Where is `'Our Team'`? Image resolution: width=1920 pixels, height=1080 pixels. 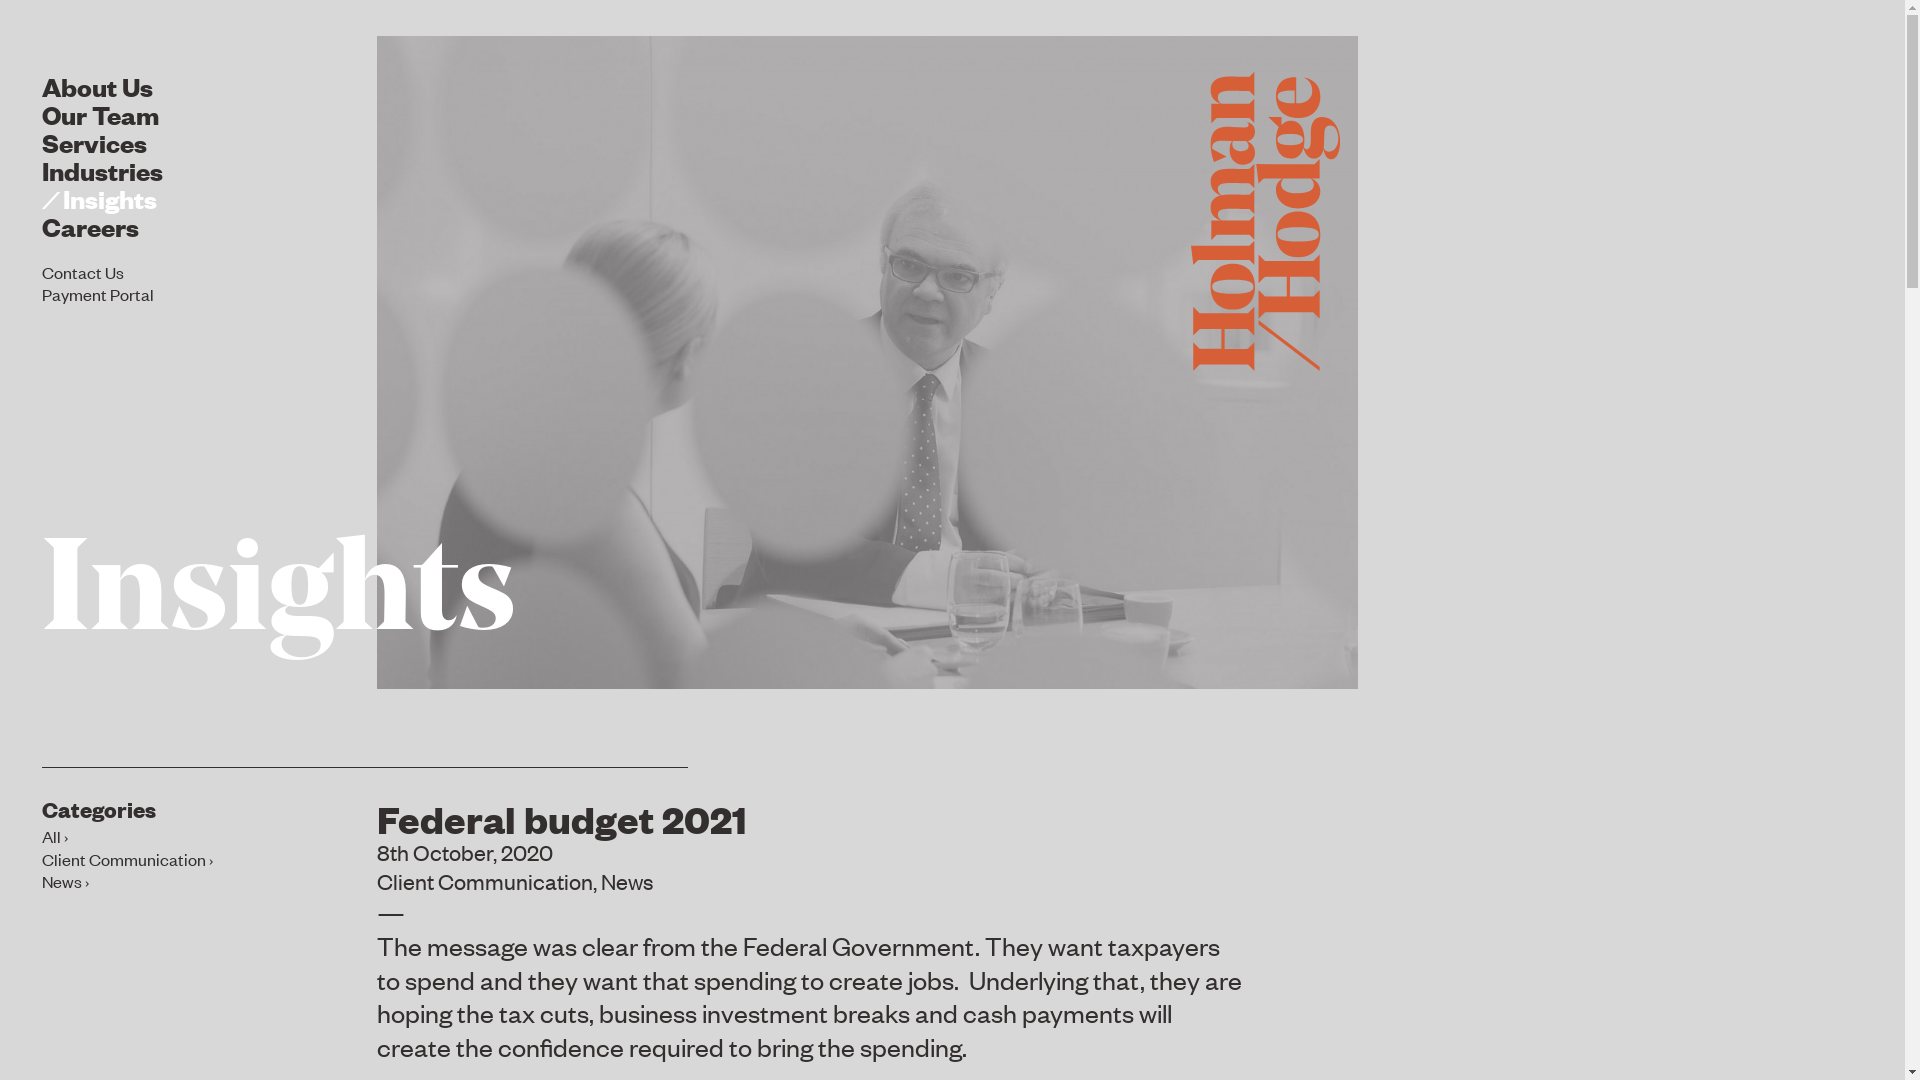 'Our Team' is located at coordinates (99, 113).